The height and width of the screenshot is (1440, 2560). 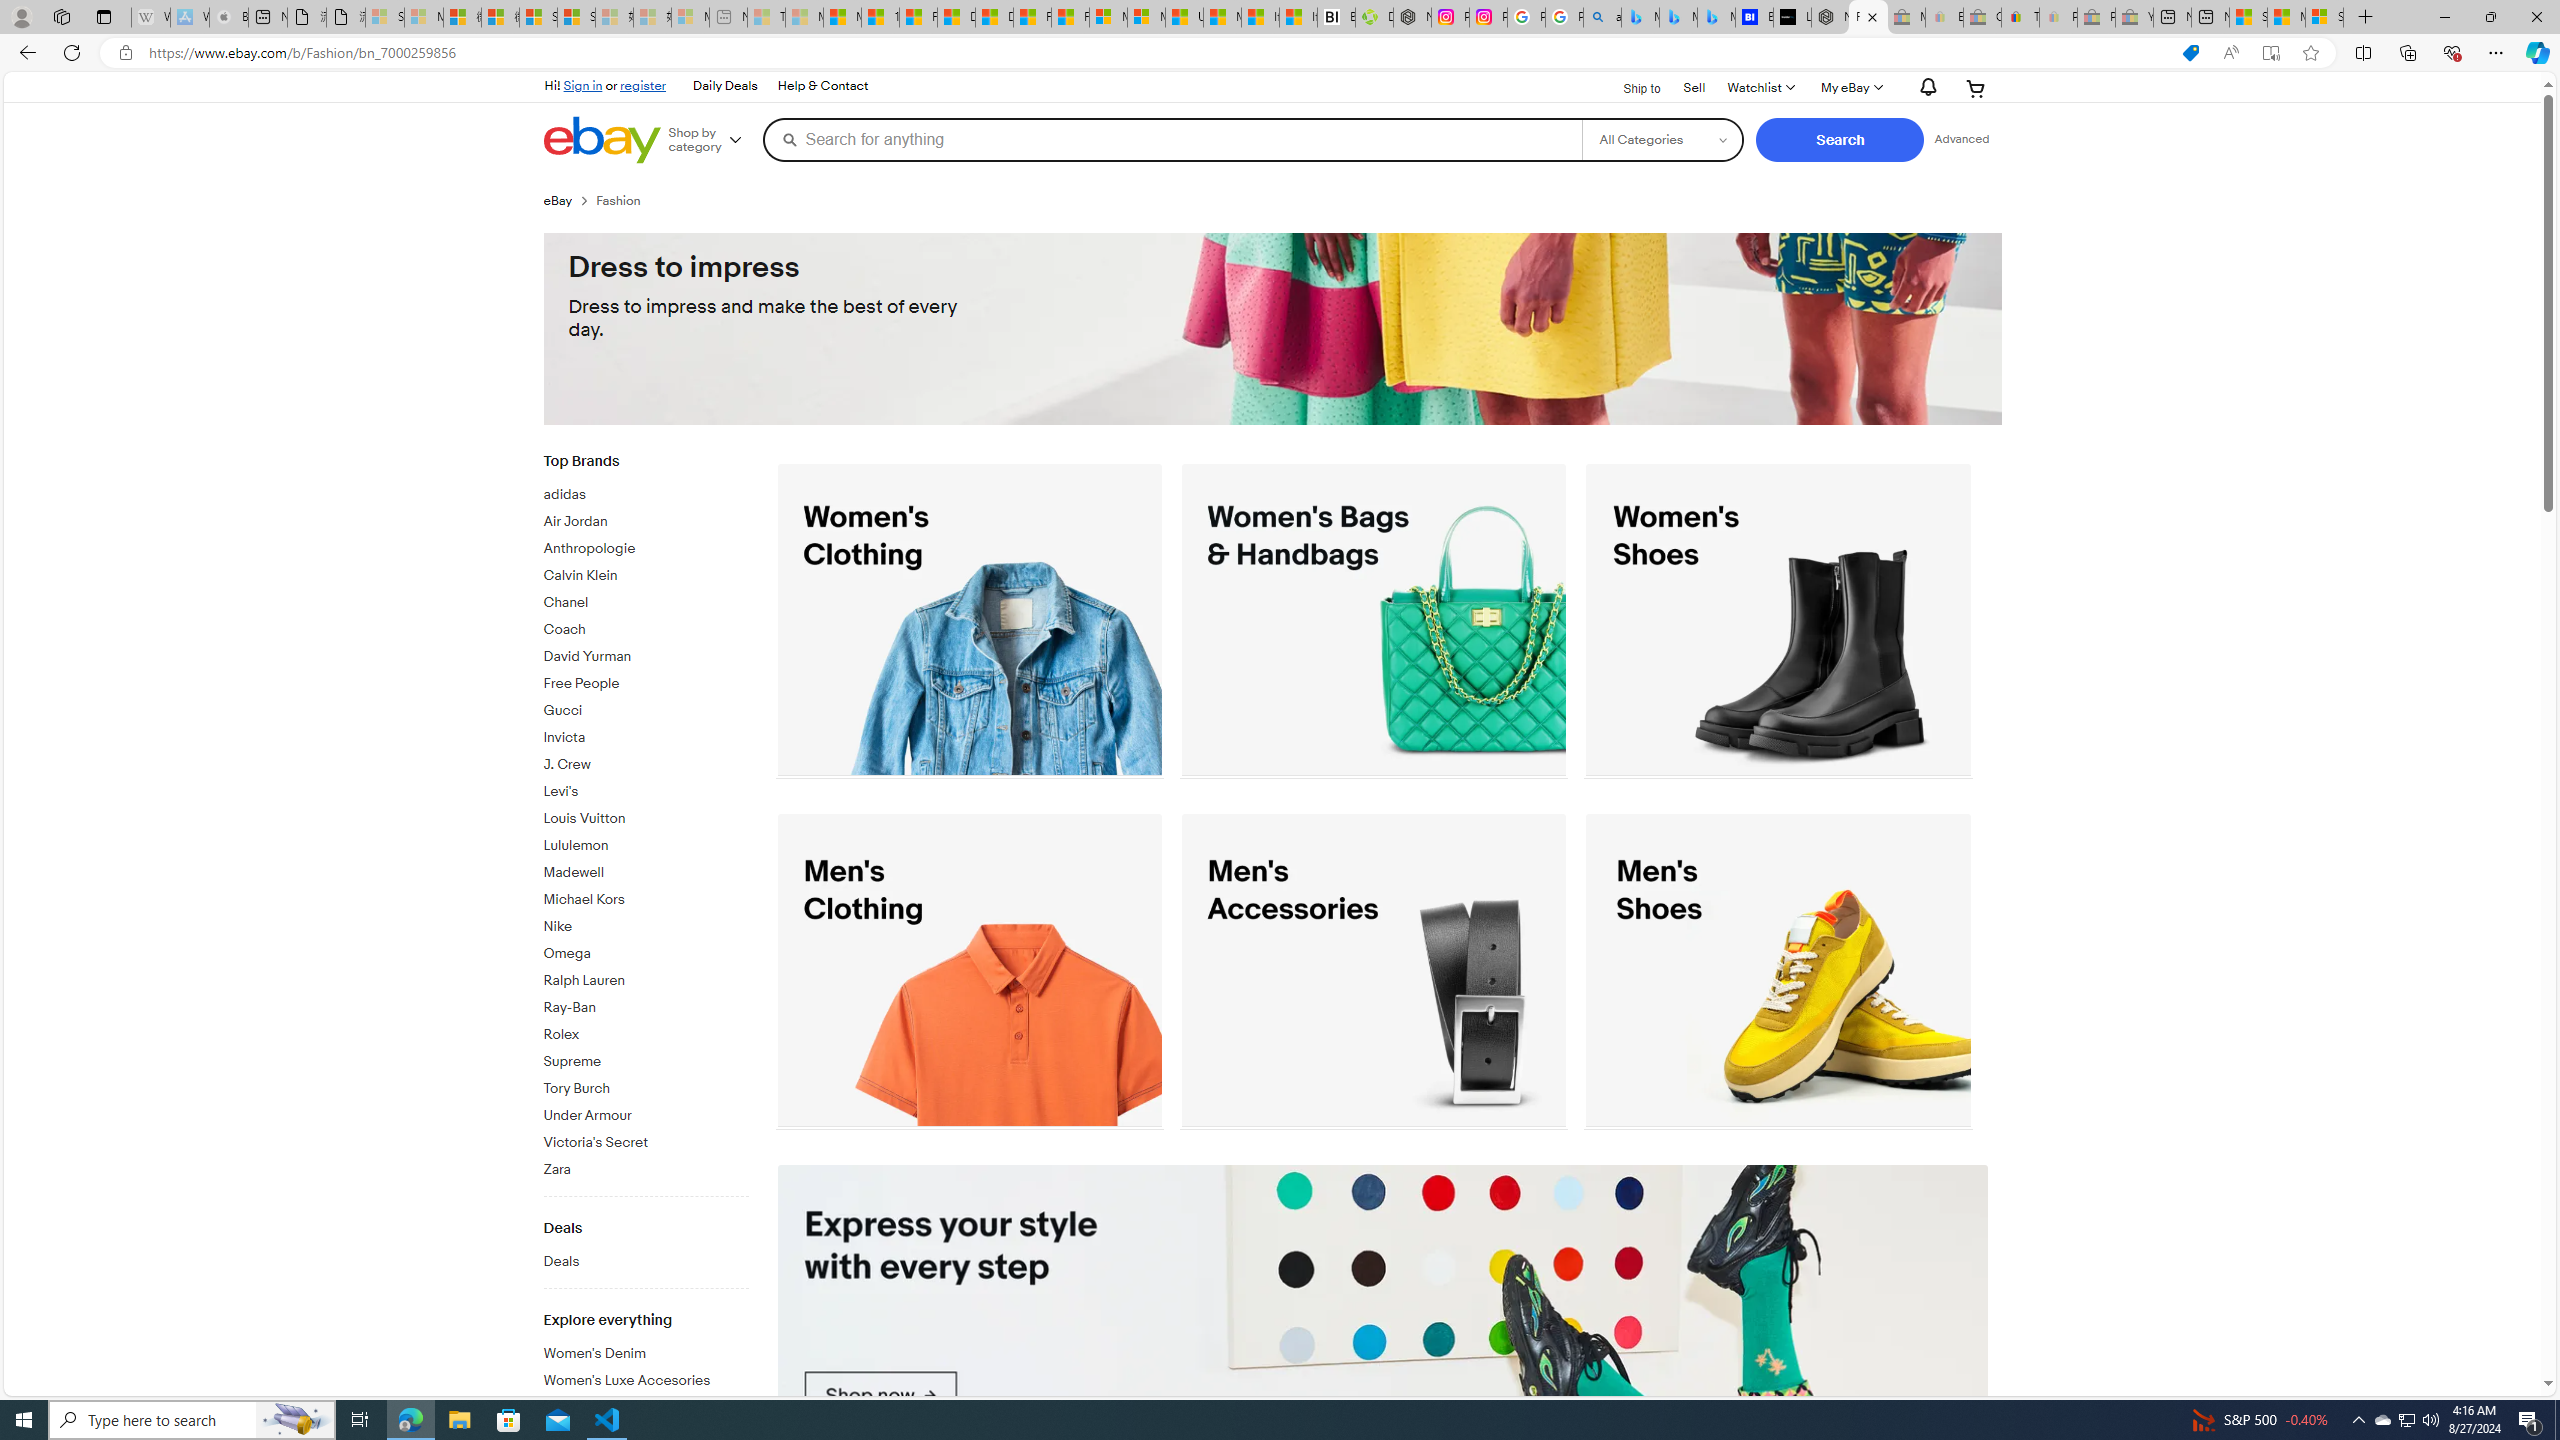 What do you see at coordinates (1171, 138) in the screenshot?
I see `'Search for anything'` at bounding box center [1171, 138].